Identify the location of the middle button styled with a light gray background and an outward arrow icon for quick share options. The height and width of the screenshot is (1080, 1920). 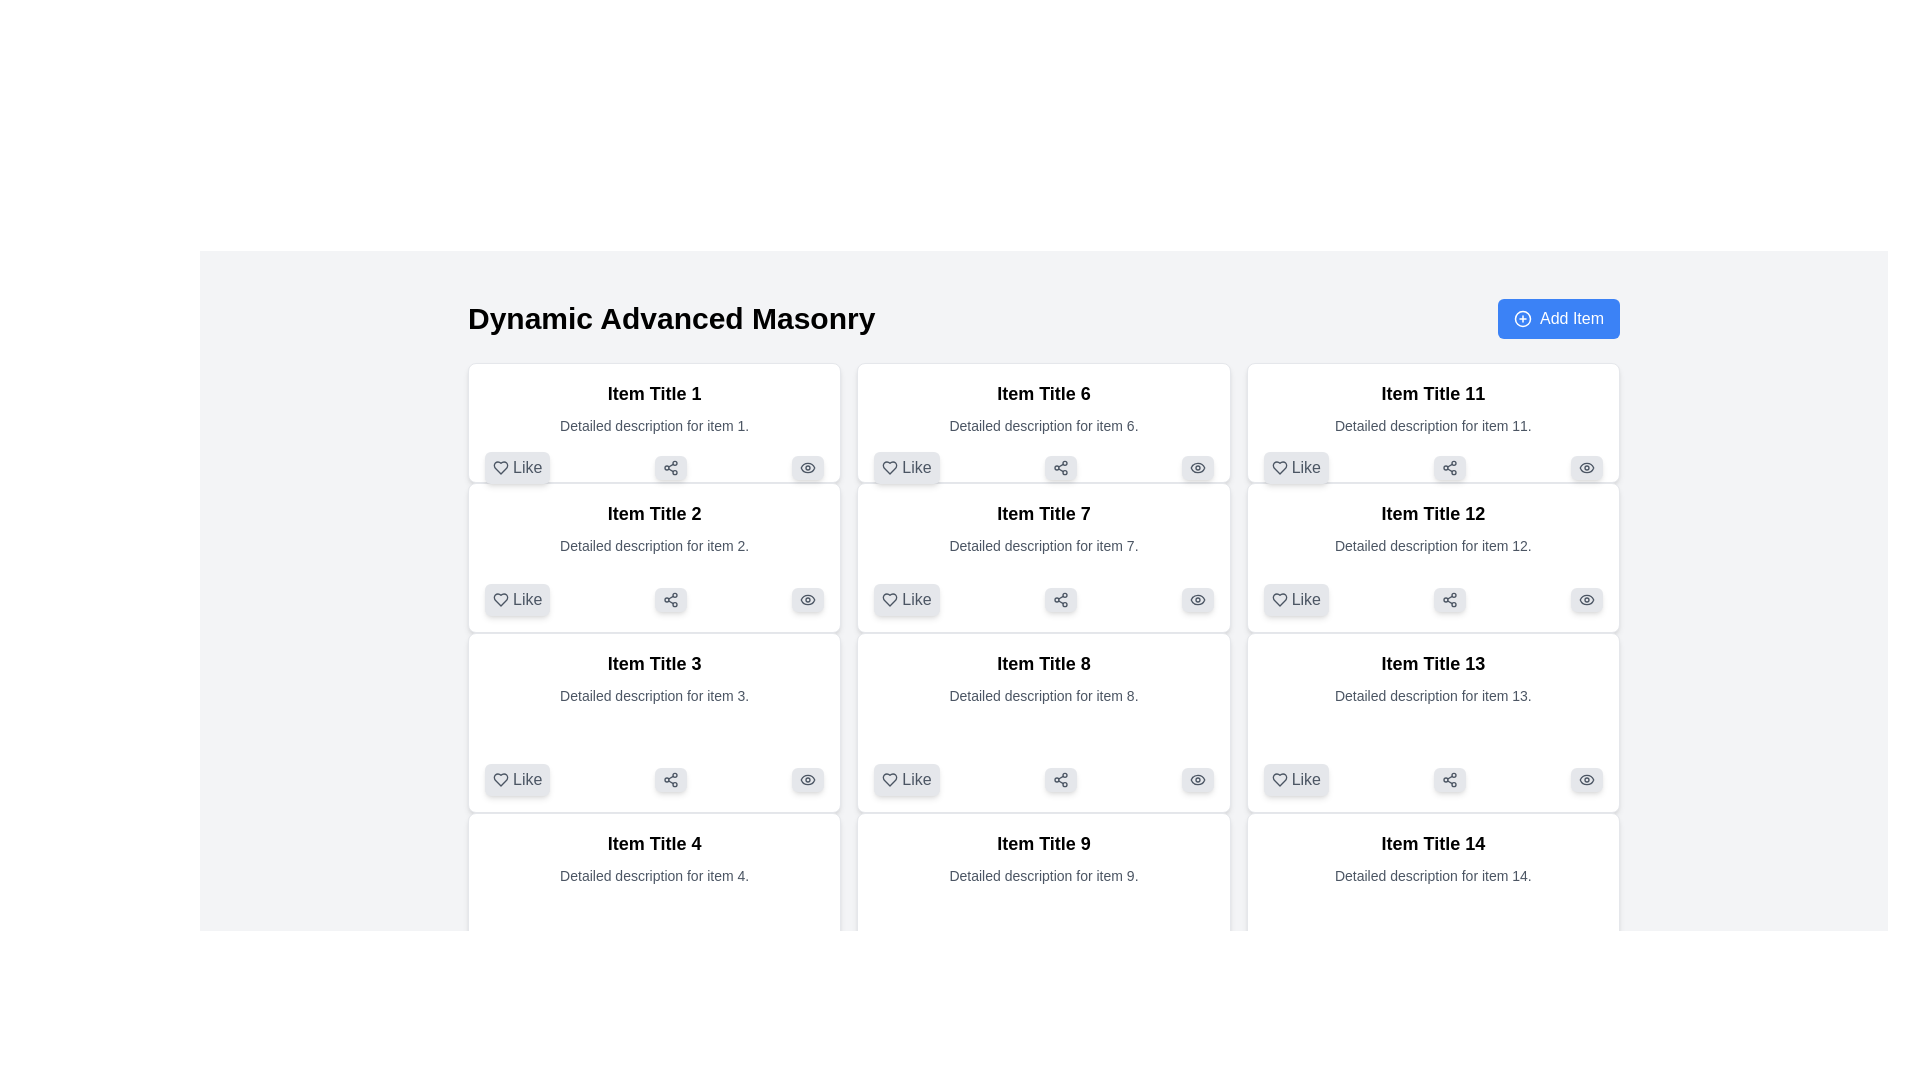
(654, 778).